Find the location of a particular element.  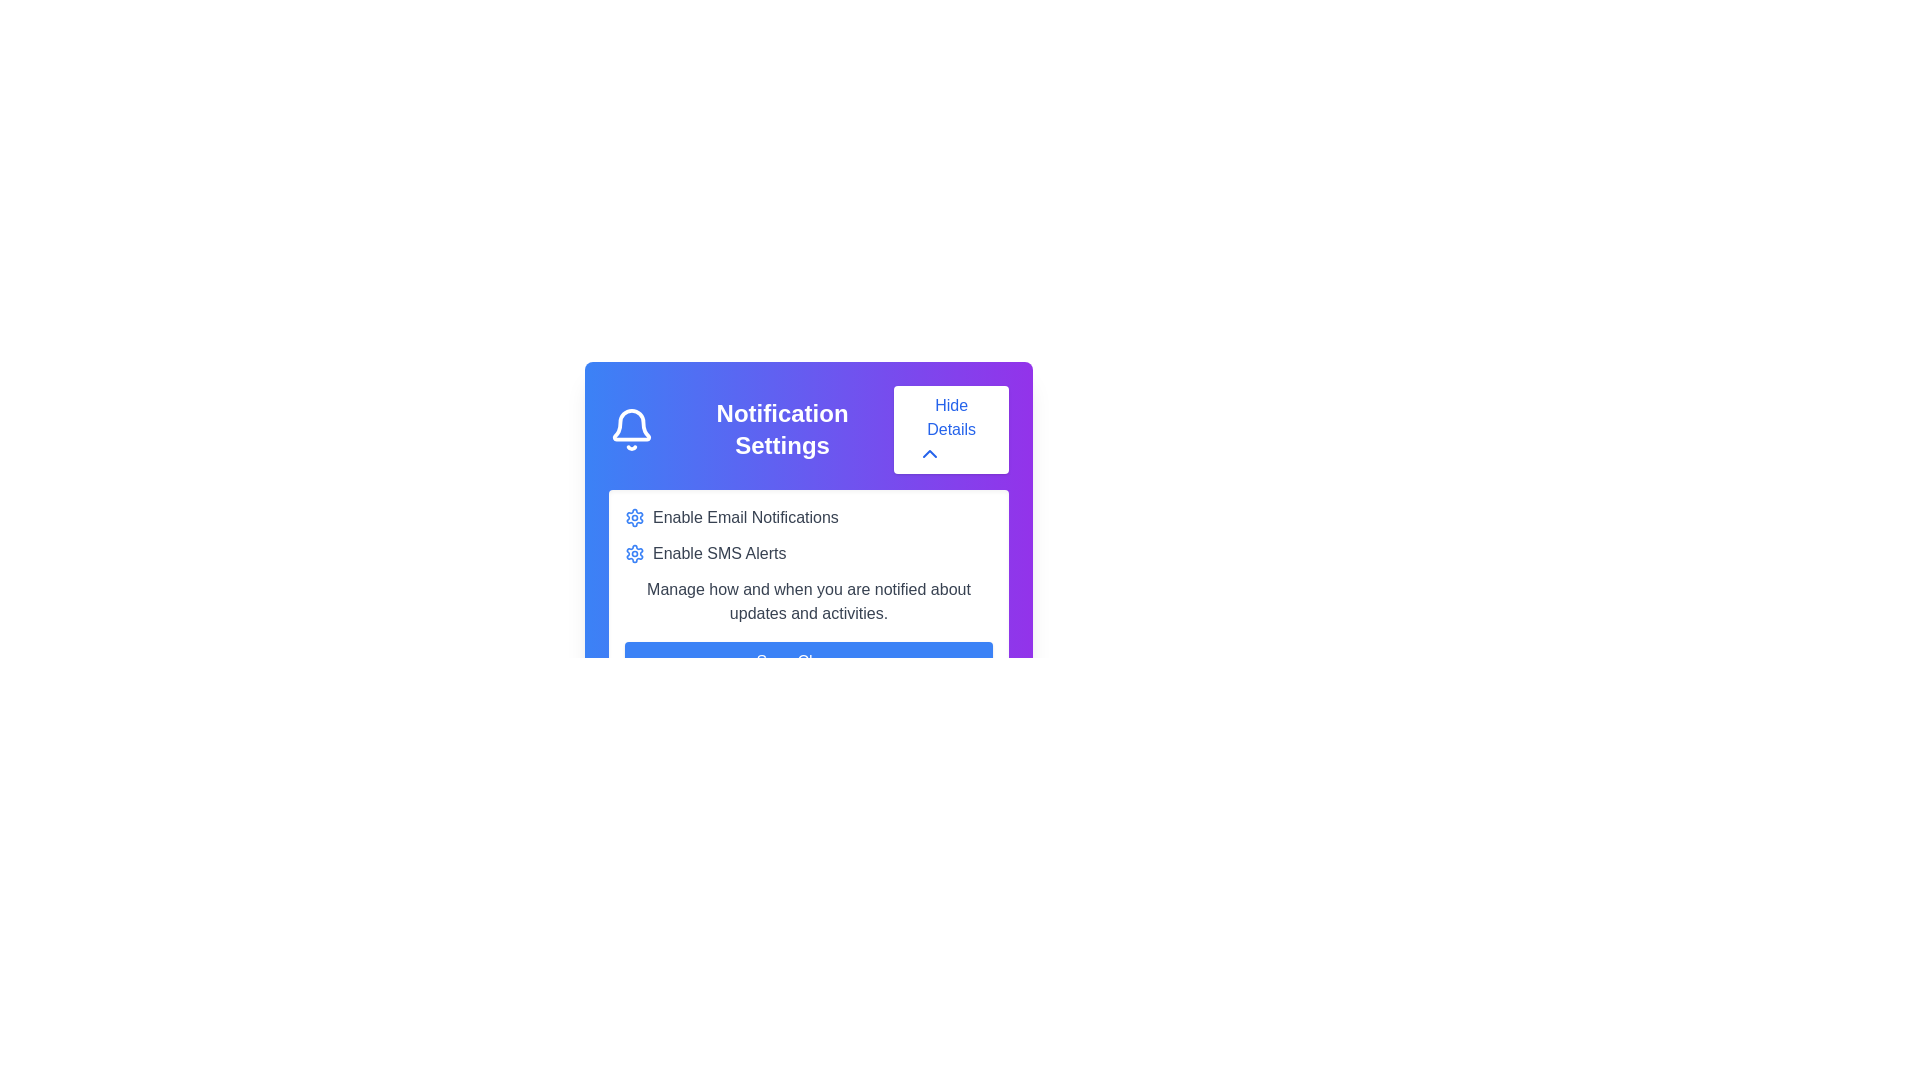

the notification icon located at the top-left of the notification settings interface is located at coordinates (631, 428).